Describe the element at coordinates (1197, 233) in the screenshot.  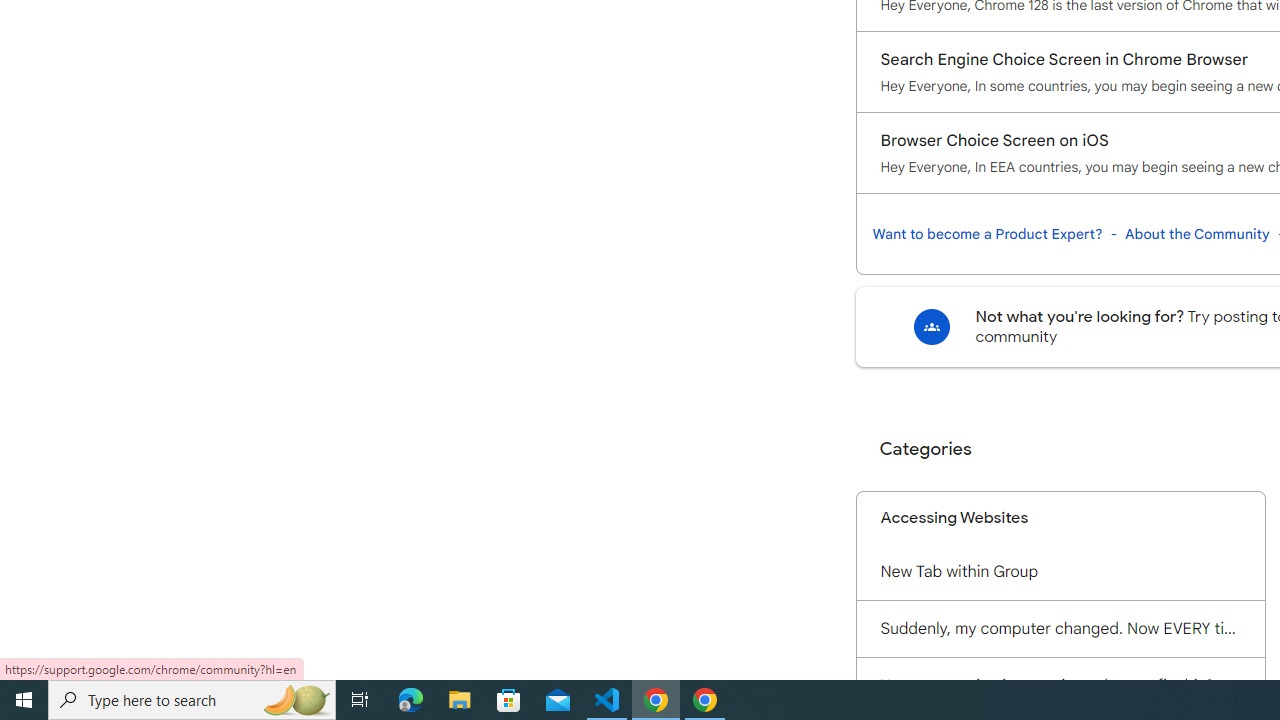
I see `'About the Community'` at that location.